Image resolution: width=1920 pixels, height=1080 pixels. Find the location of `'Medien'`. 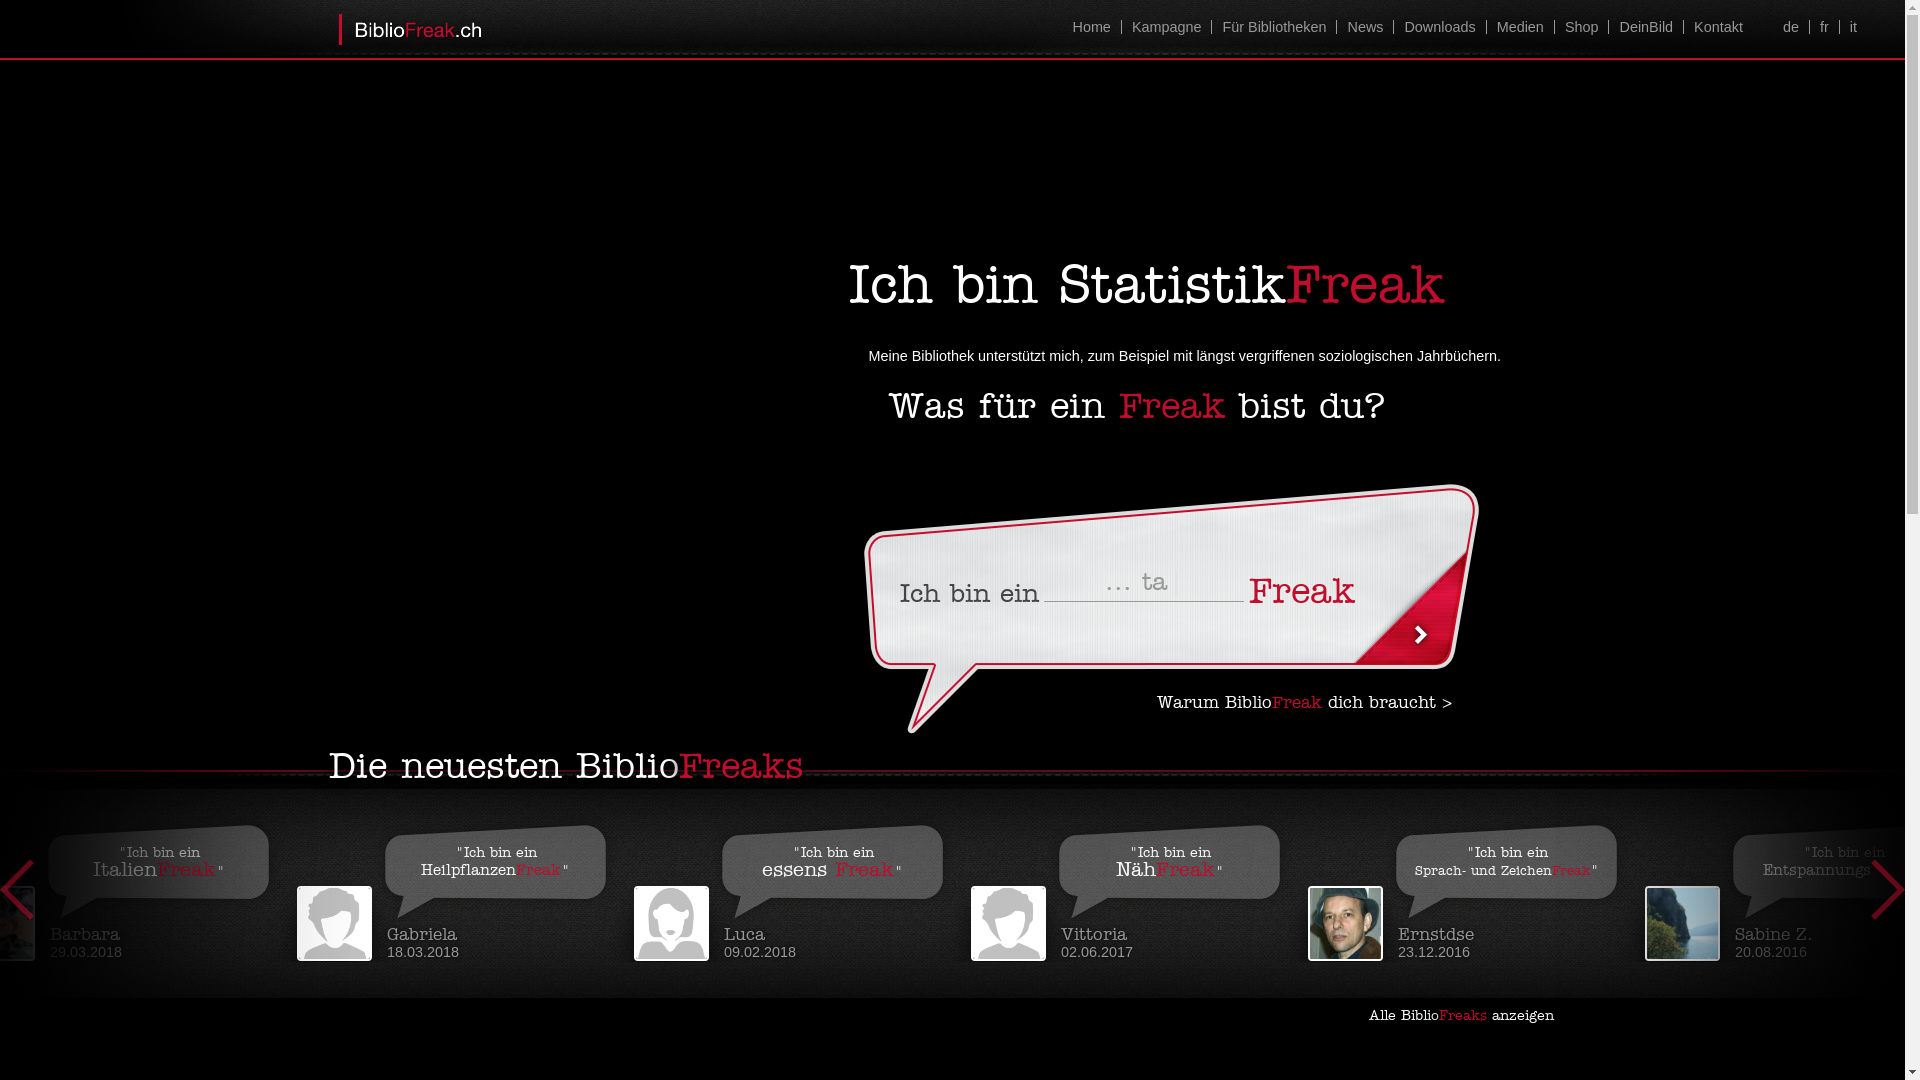

'Medien' is located at coordinates (1520, 27).